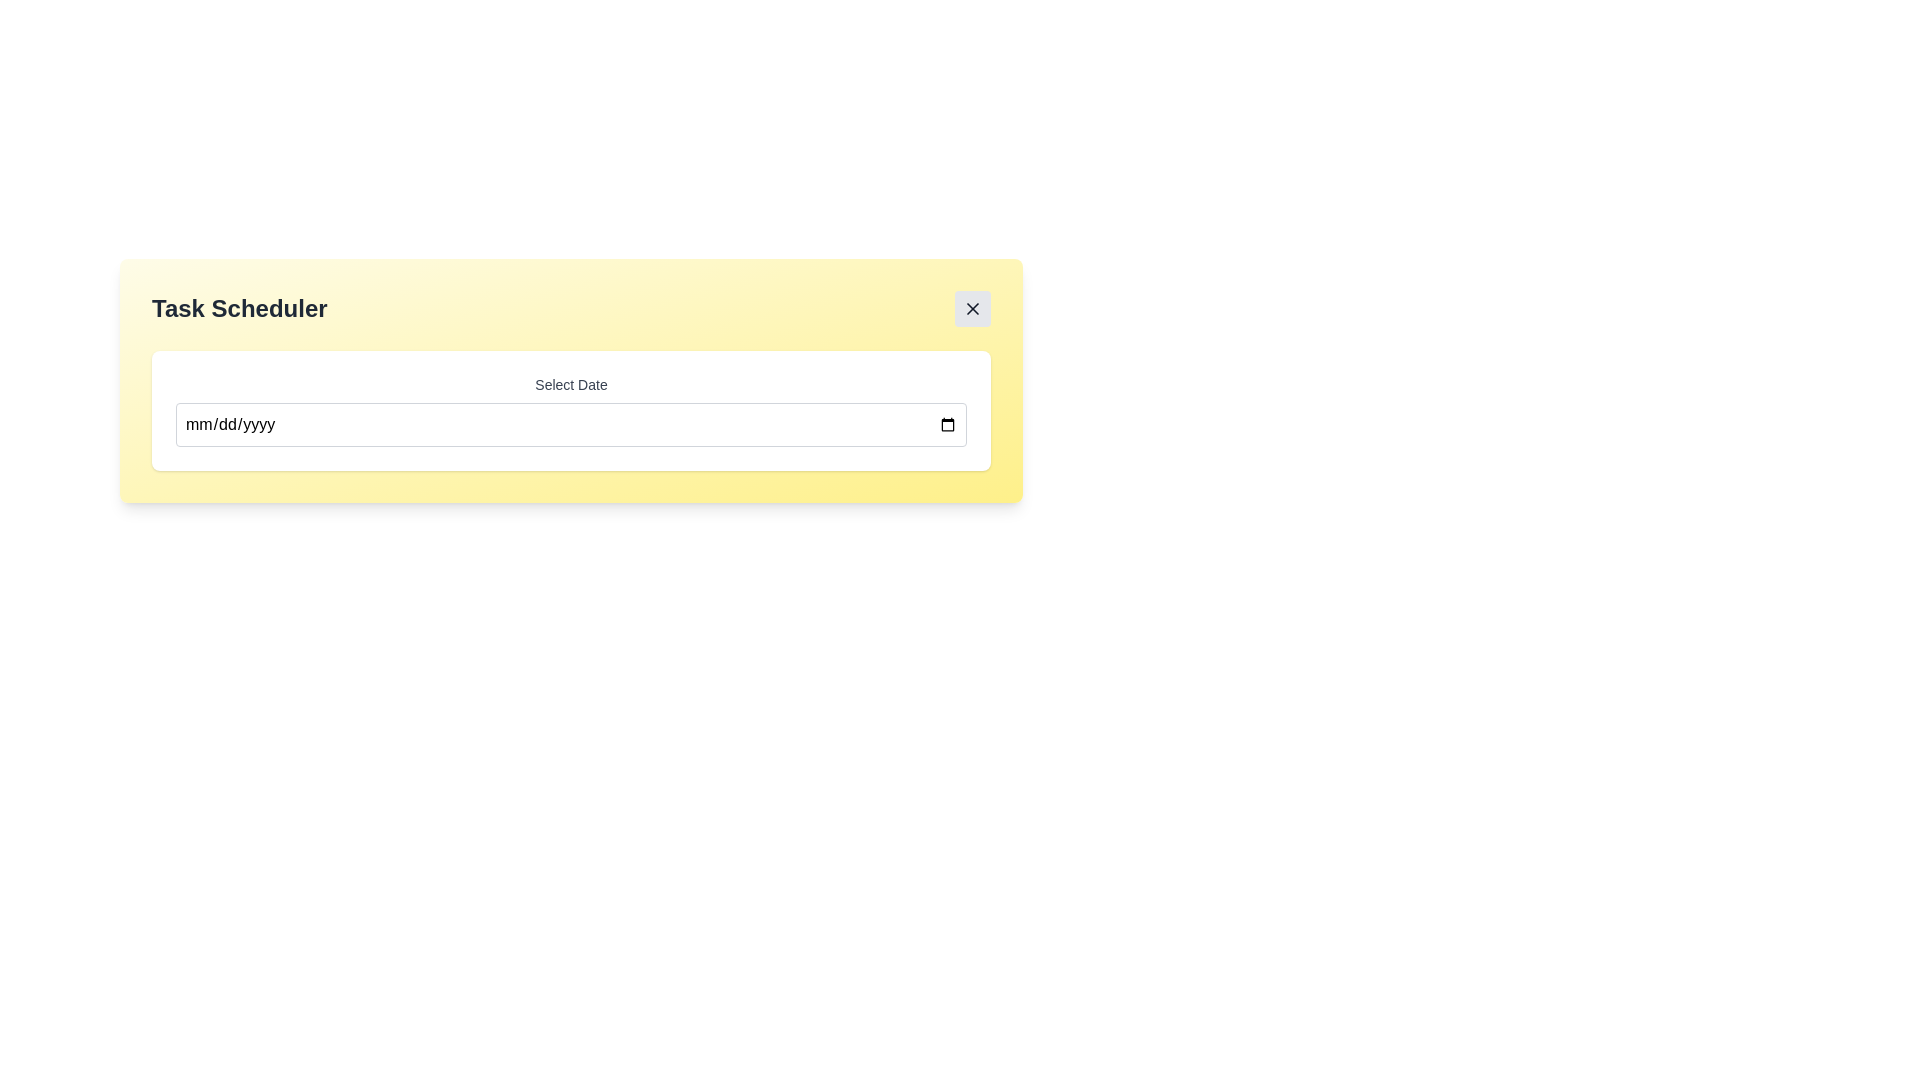  I want to click on the close button located at the top-right corner of the 'Task Scheduler' interface, so click(973, 308).